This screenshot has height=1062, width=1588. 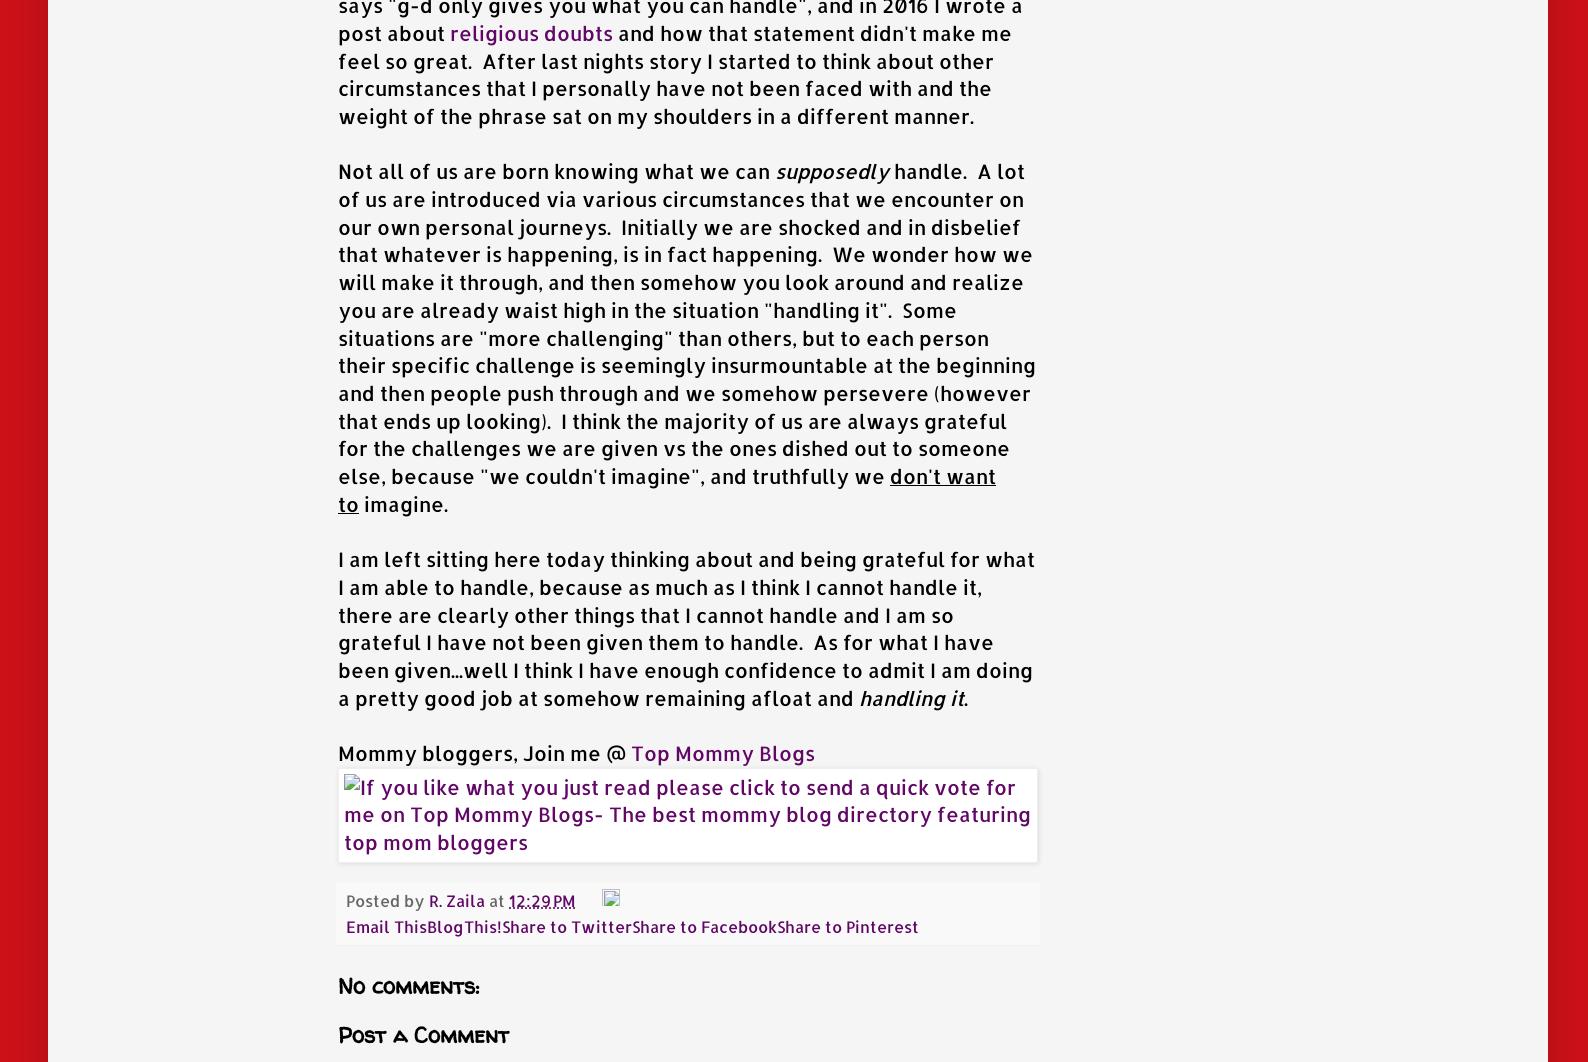 What do you see at coordinates (964, 697) in the screenshot?
I see `'.'` at bounding box center [964, 697].